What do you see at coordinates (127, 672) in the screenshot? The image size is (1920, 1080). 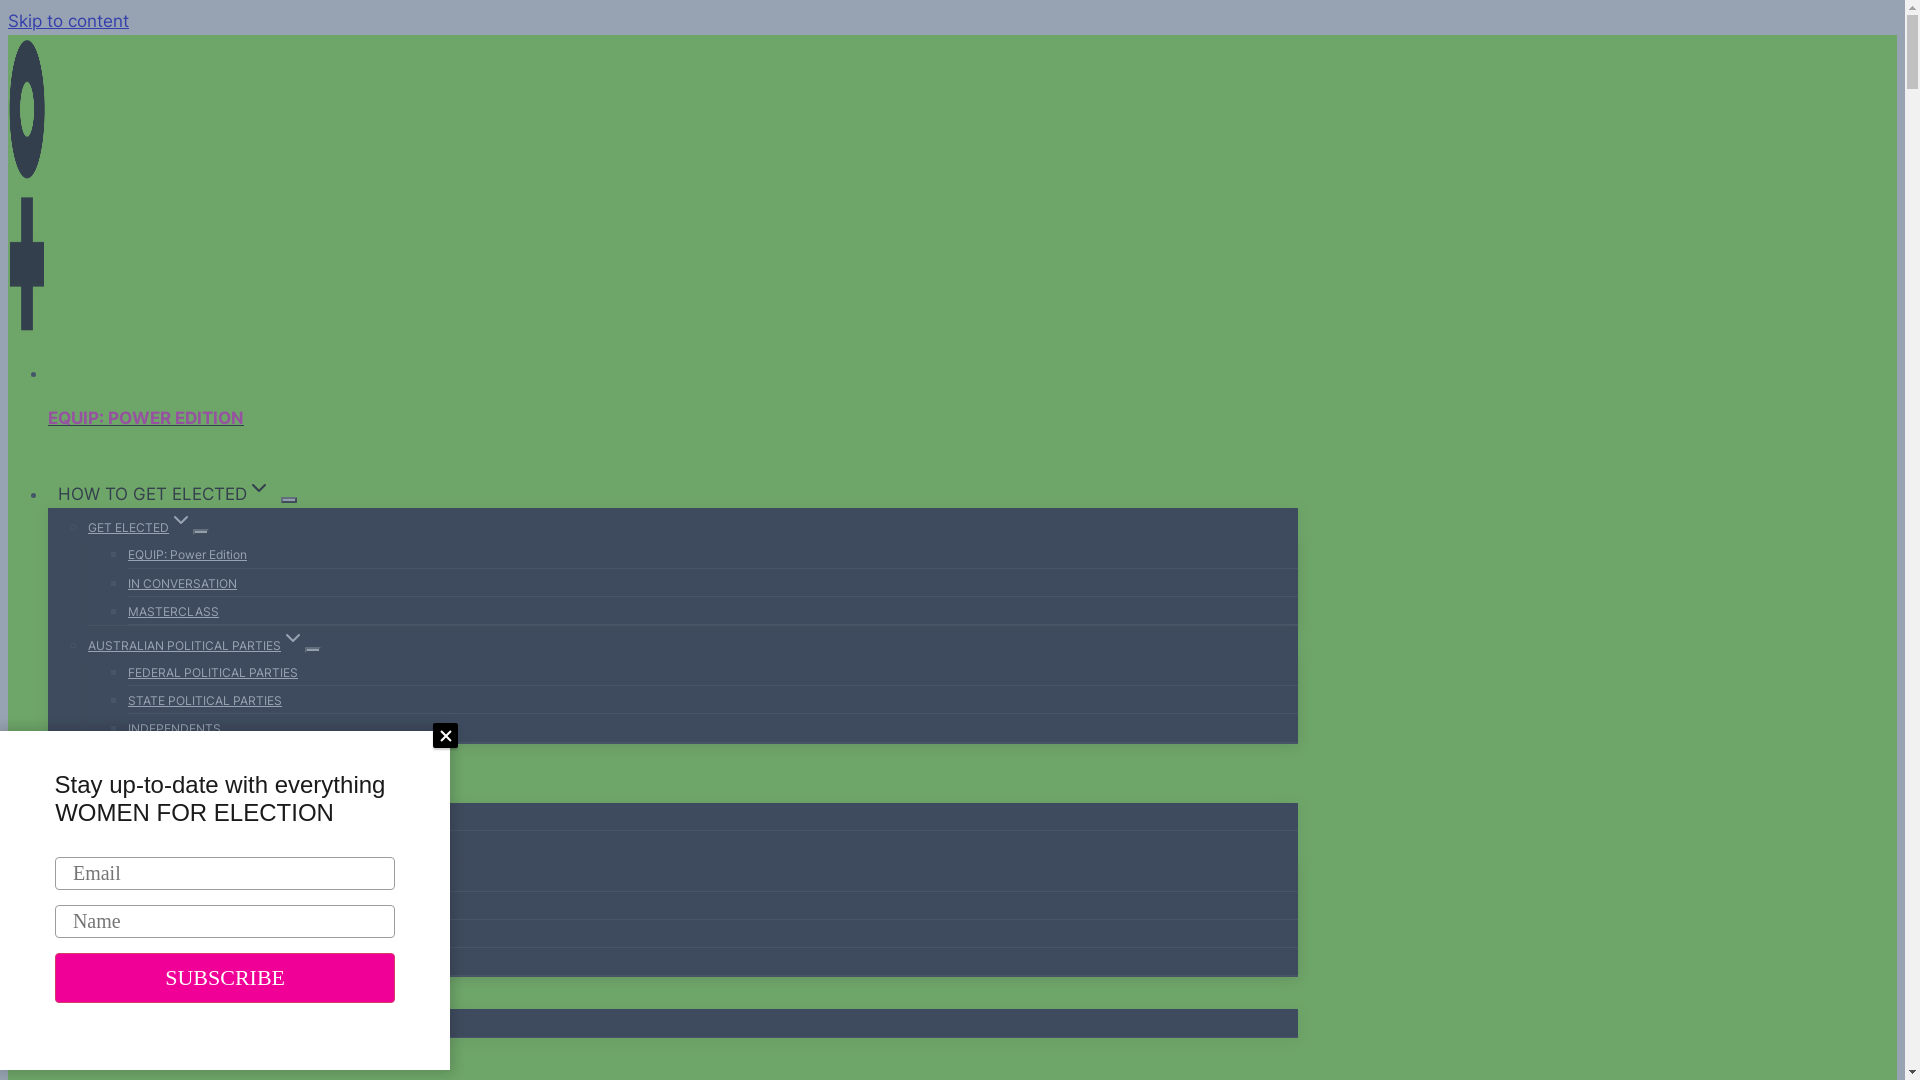 I see `'FEDERAL POLITICAL PARTIES'` at bounding box center [127, 672].